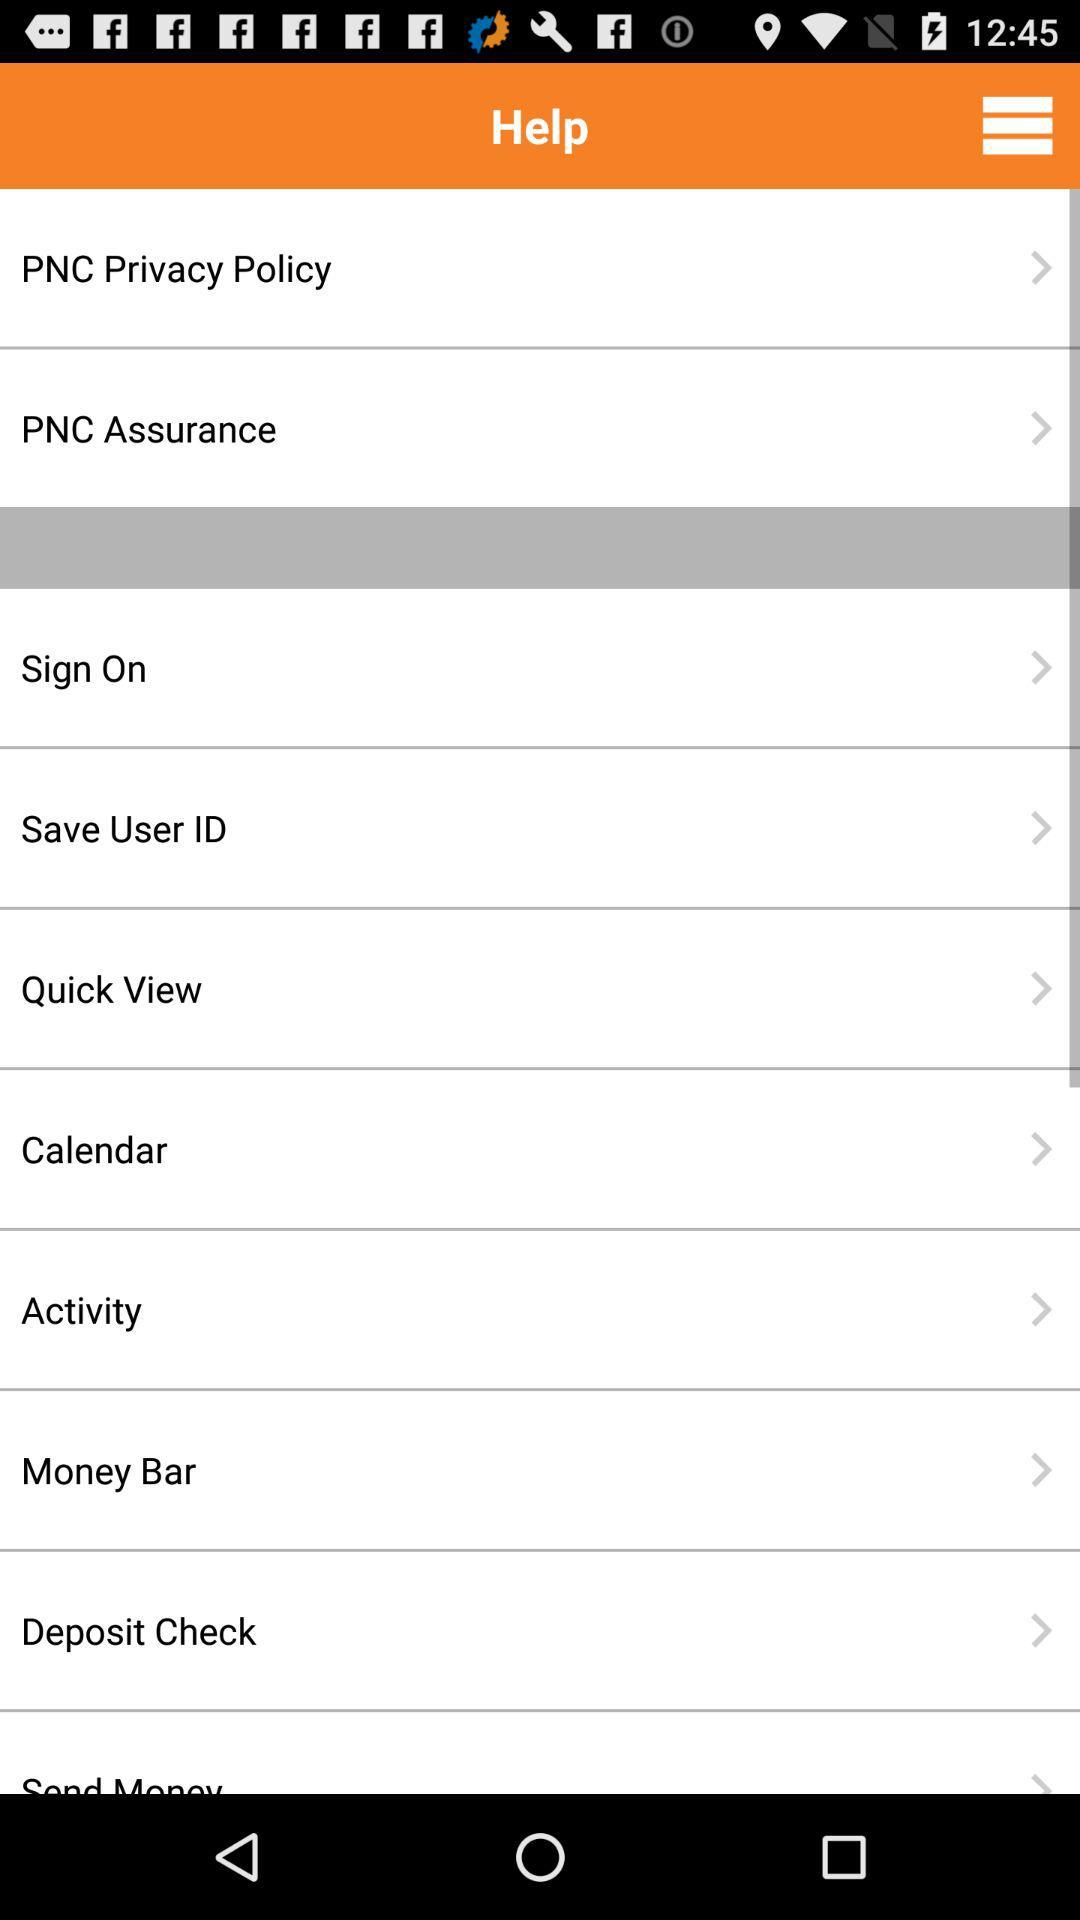 The image size is (1080, 1920). I want to click on the second next button, so click(1040, 427).